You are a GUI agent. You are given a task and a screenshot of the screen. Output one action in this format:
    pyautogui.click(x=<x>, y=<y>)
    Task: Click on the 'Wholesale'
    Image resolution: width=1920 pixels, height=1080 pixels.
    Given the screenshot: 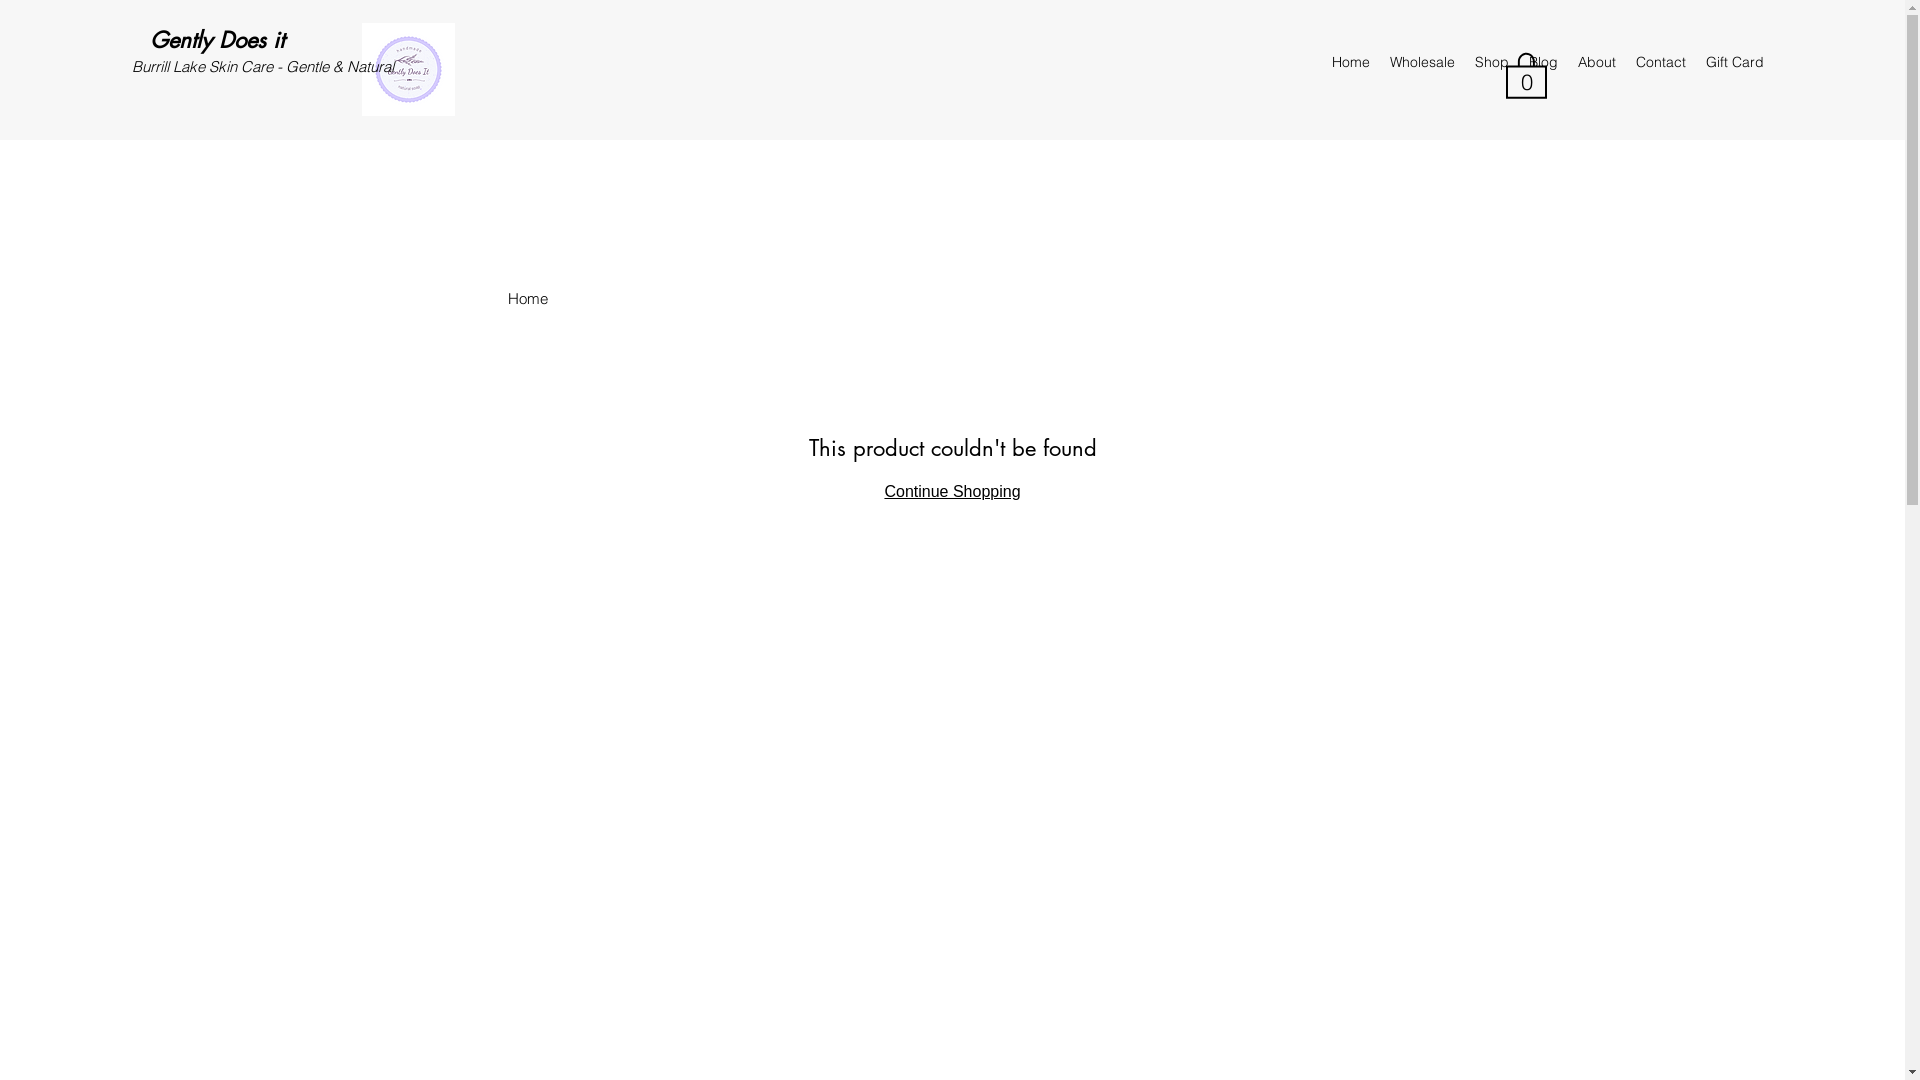 What is the action you would take?
    pyautogui.click(x=1421, y=60)
    